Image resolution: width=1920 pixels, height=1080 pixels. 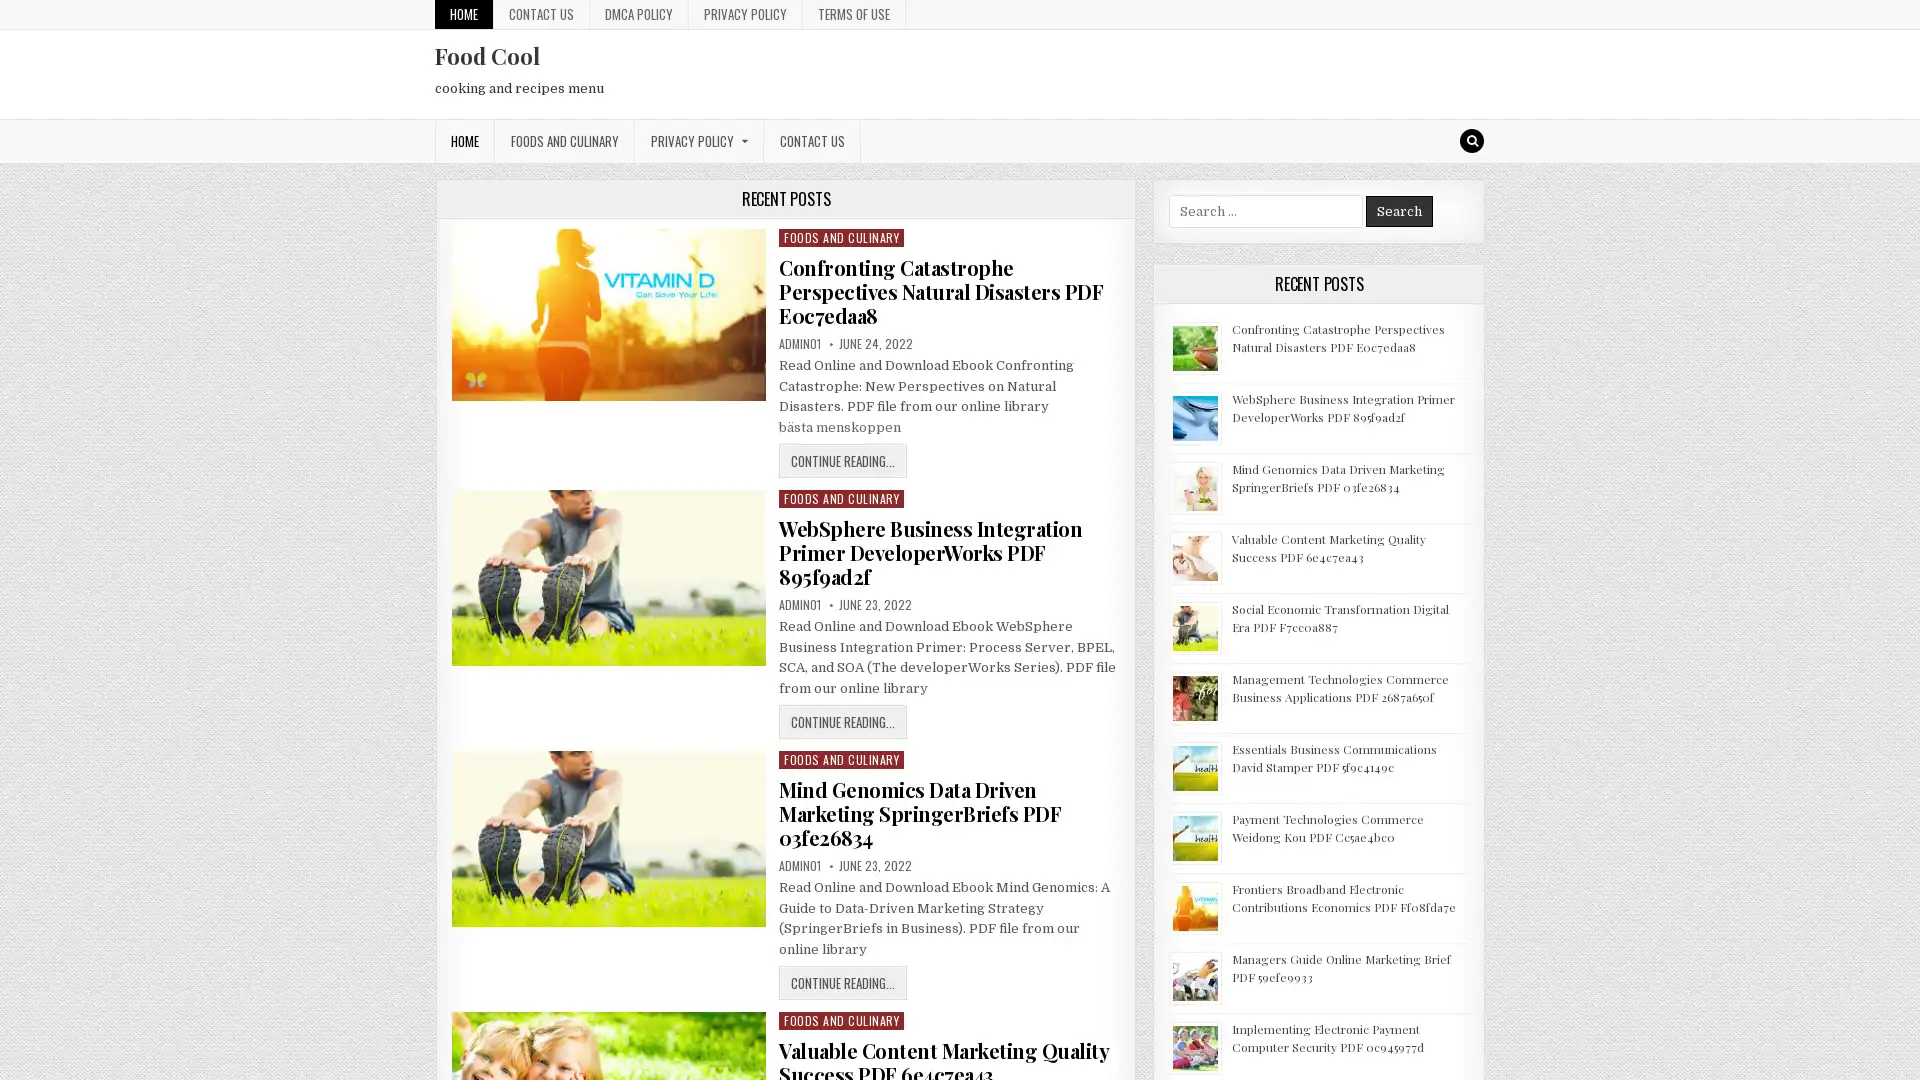 I want to click on Search, so click(x=1398, y=211).